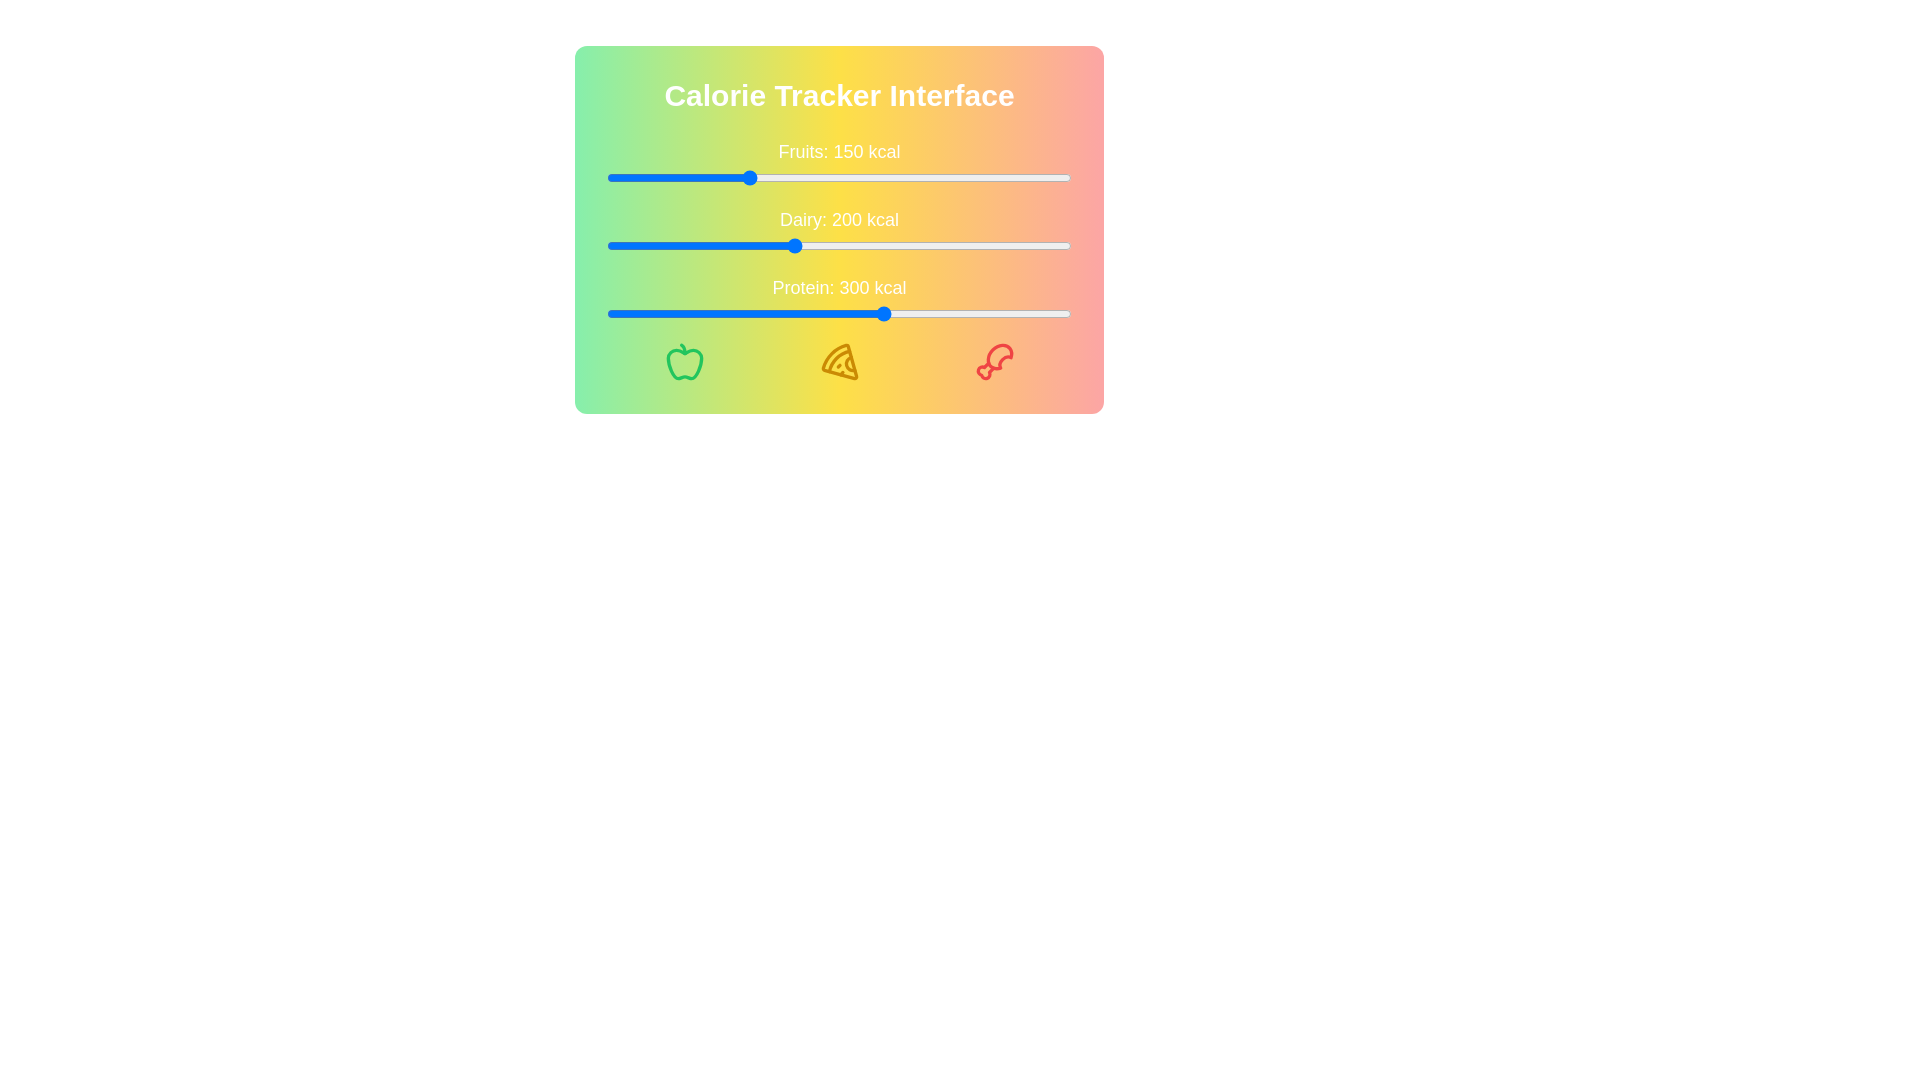 The image size is (1920, 1080). What do you see at coordinates (716, 245) in the screenshot?
I see `the Dairy calorie slider to 118 kcal` at bounding box center [716, 245].